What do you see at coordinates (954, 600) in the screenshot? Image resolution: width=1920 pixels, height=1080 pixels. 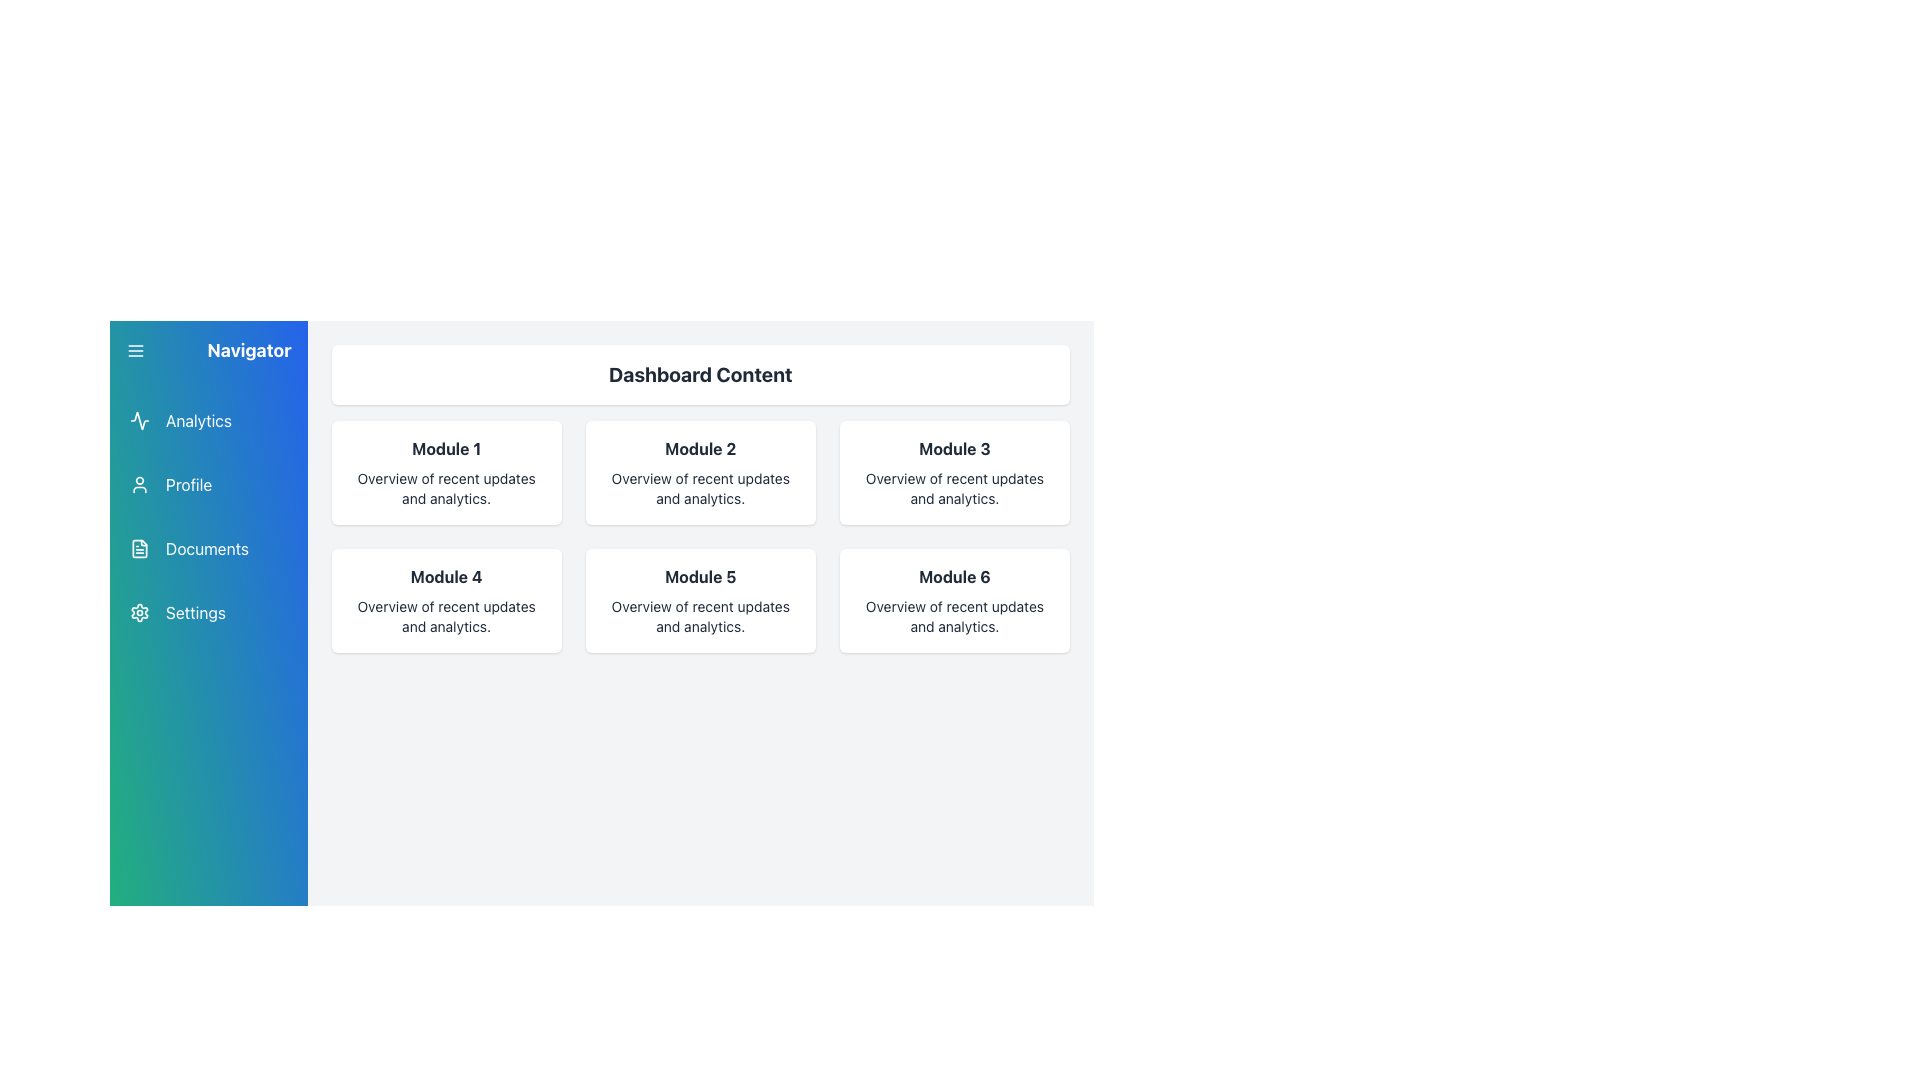 I see `the rectangular card with a white background, rounded corners, and shadow that contains the text 'Module 6' and 'Overview of recent updates and analytics.' This card is located in the last position of a six-card grid in the Dashboard Content` at bounding box center [954, 600].